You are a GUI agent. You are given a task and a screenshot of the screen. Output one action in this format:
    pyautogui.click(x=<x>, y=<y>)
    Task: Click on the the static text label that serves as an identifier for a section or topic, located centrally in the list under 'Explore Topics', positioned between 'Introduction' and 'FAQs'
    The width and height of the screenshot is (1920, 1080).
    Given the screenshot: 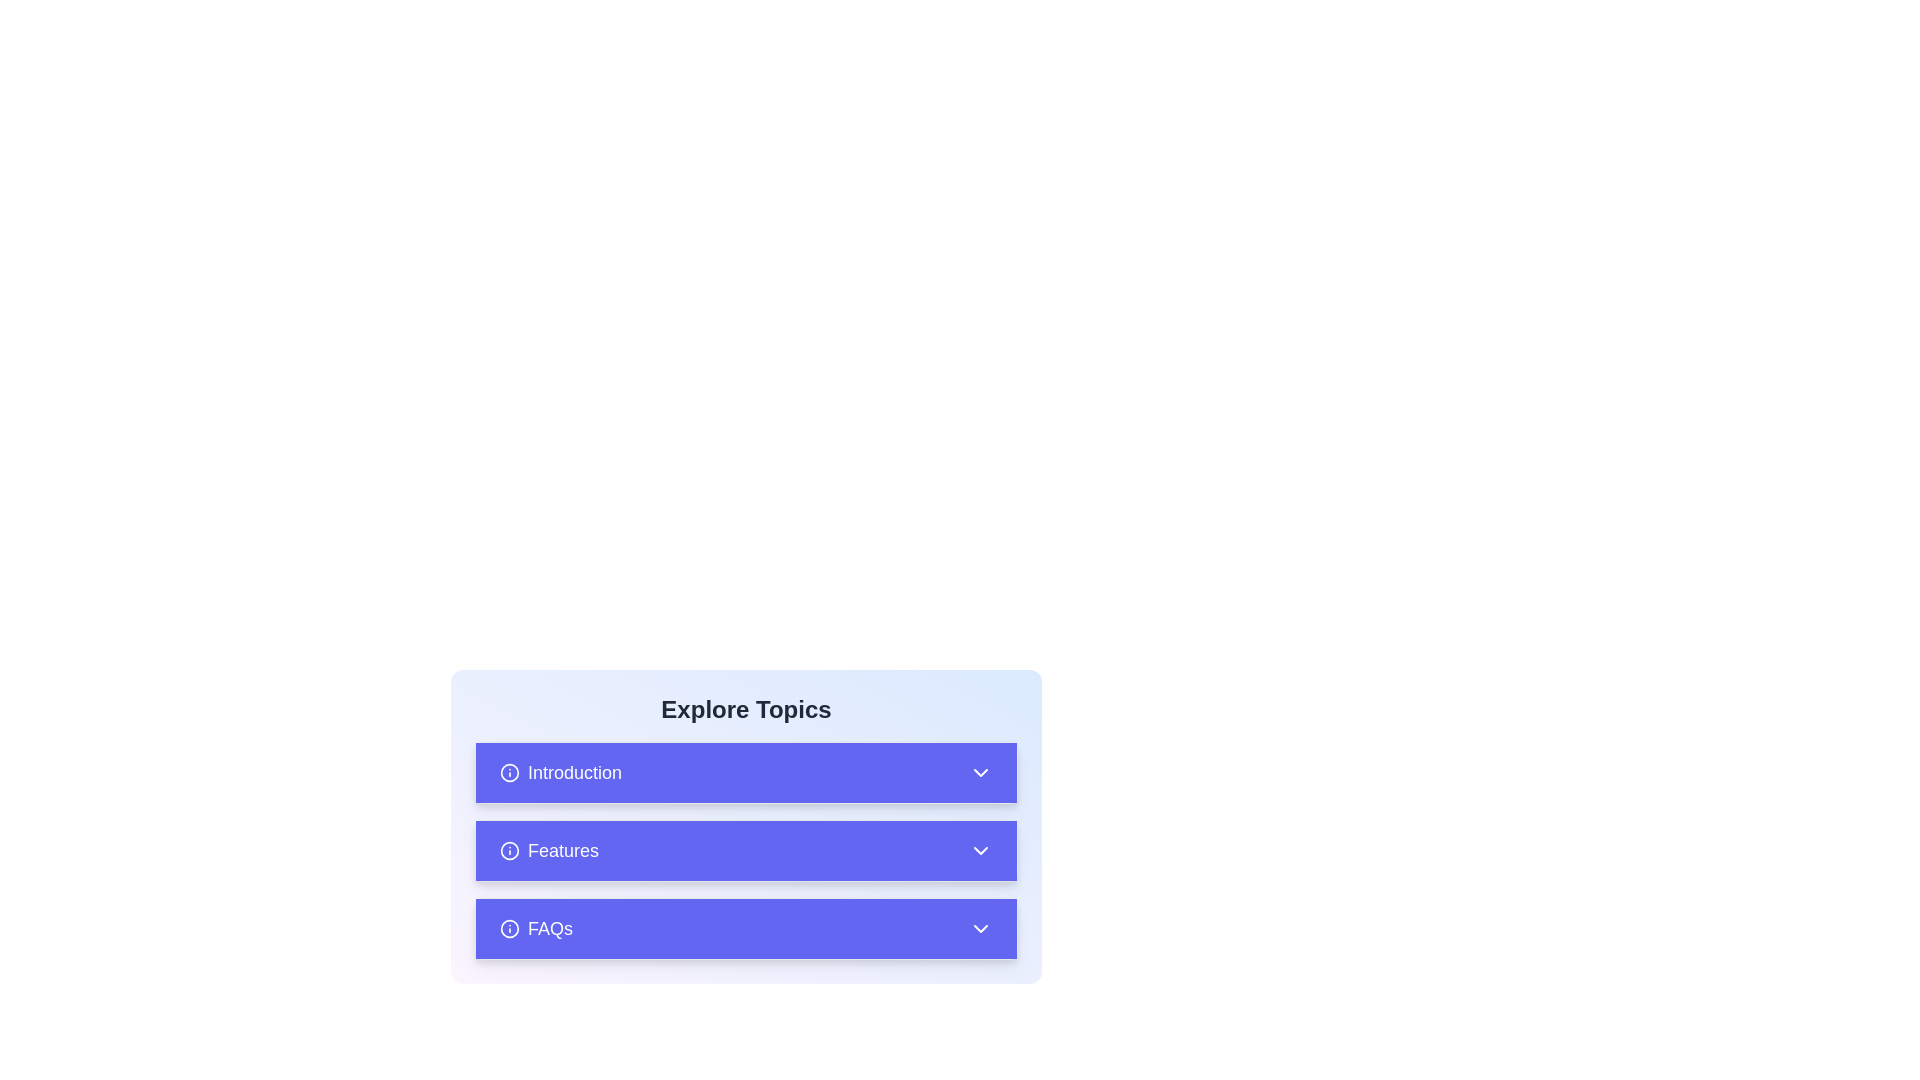 What is the action you would take?
    pyautogui.click(x=562, y=851)
    